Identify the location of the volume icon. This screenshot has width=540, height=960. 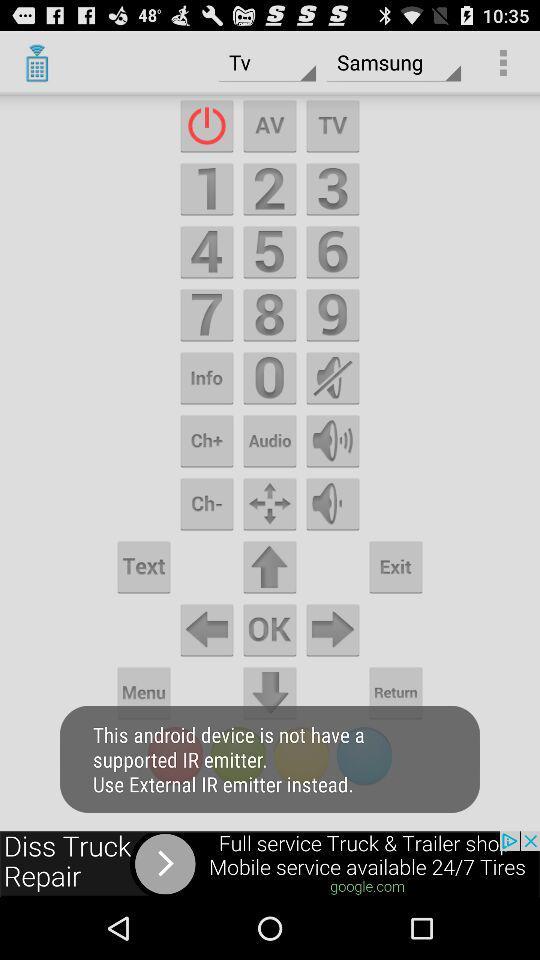
(333, 538).